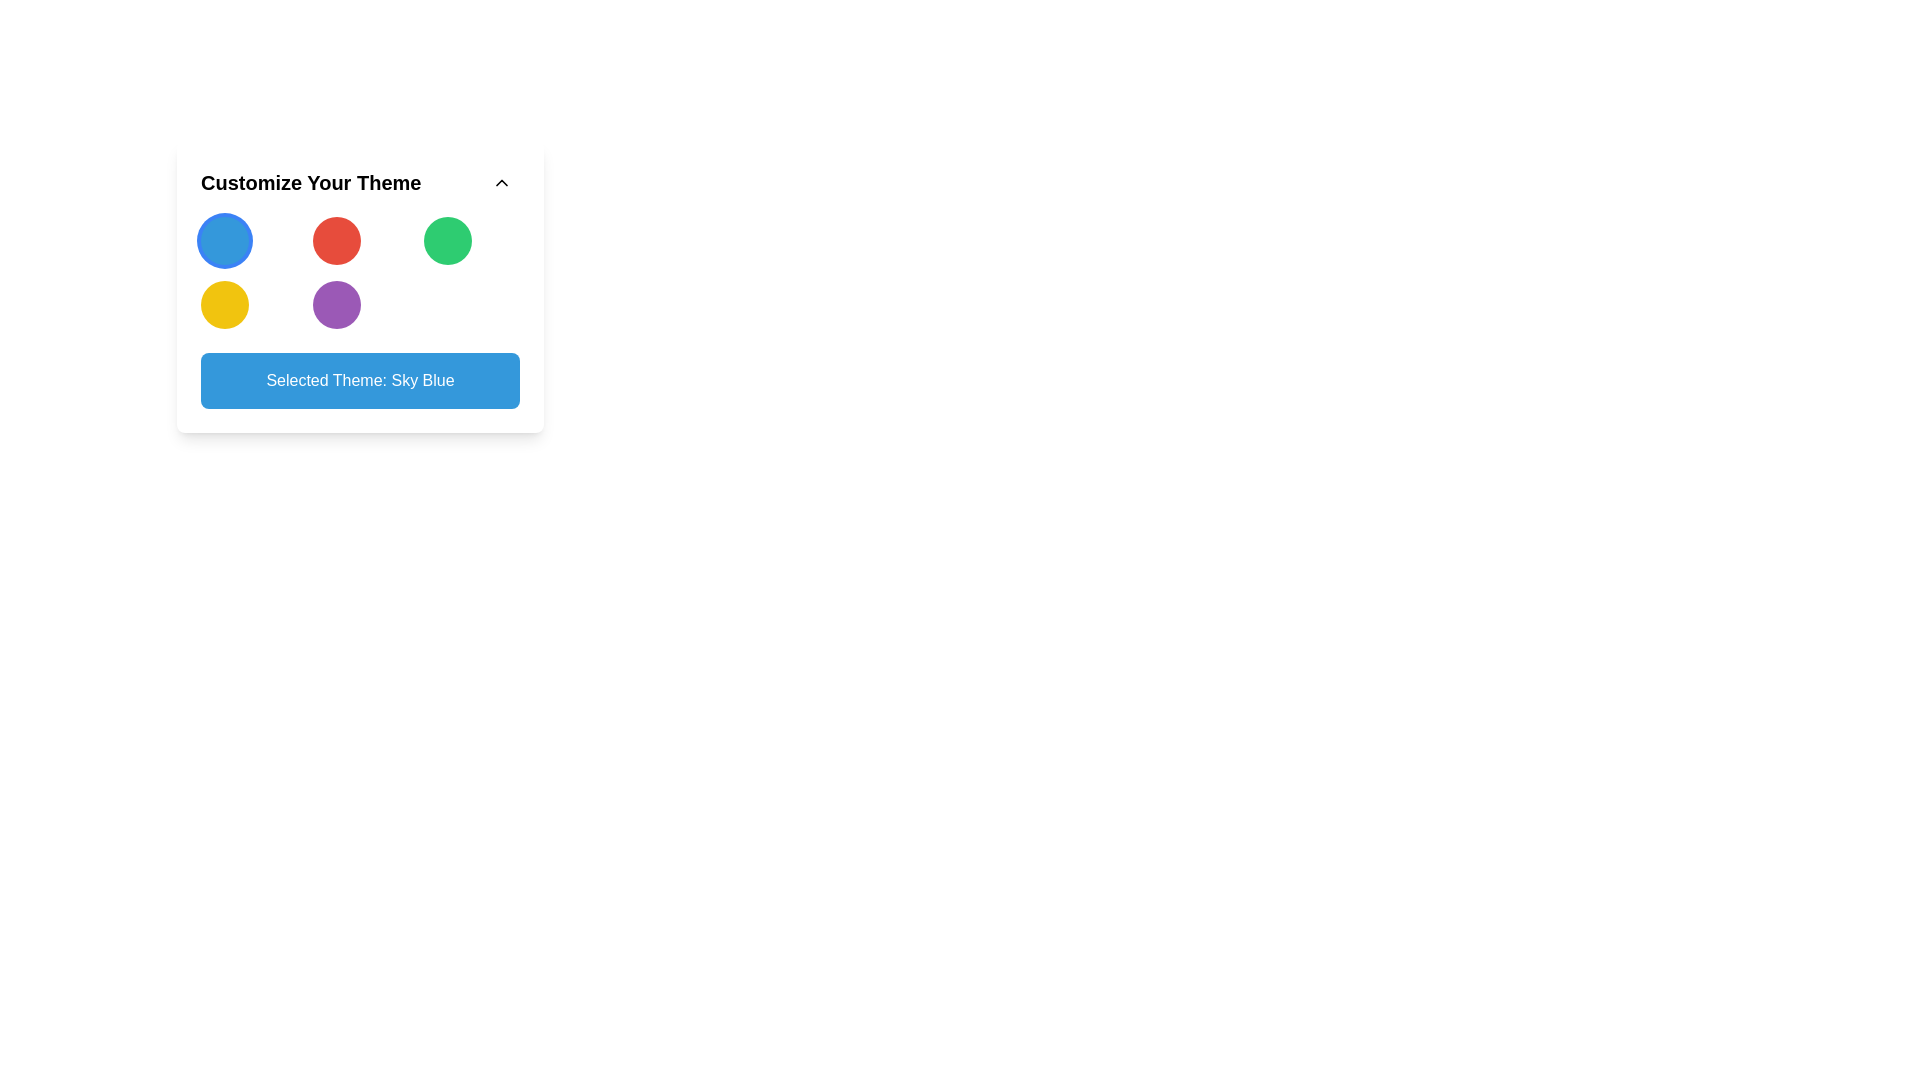  What do you see at coordinates (446, 239) in the screenshot?
I see `the circular green button in the top row, third column of the grid layout` at bounding box center [446, 239].